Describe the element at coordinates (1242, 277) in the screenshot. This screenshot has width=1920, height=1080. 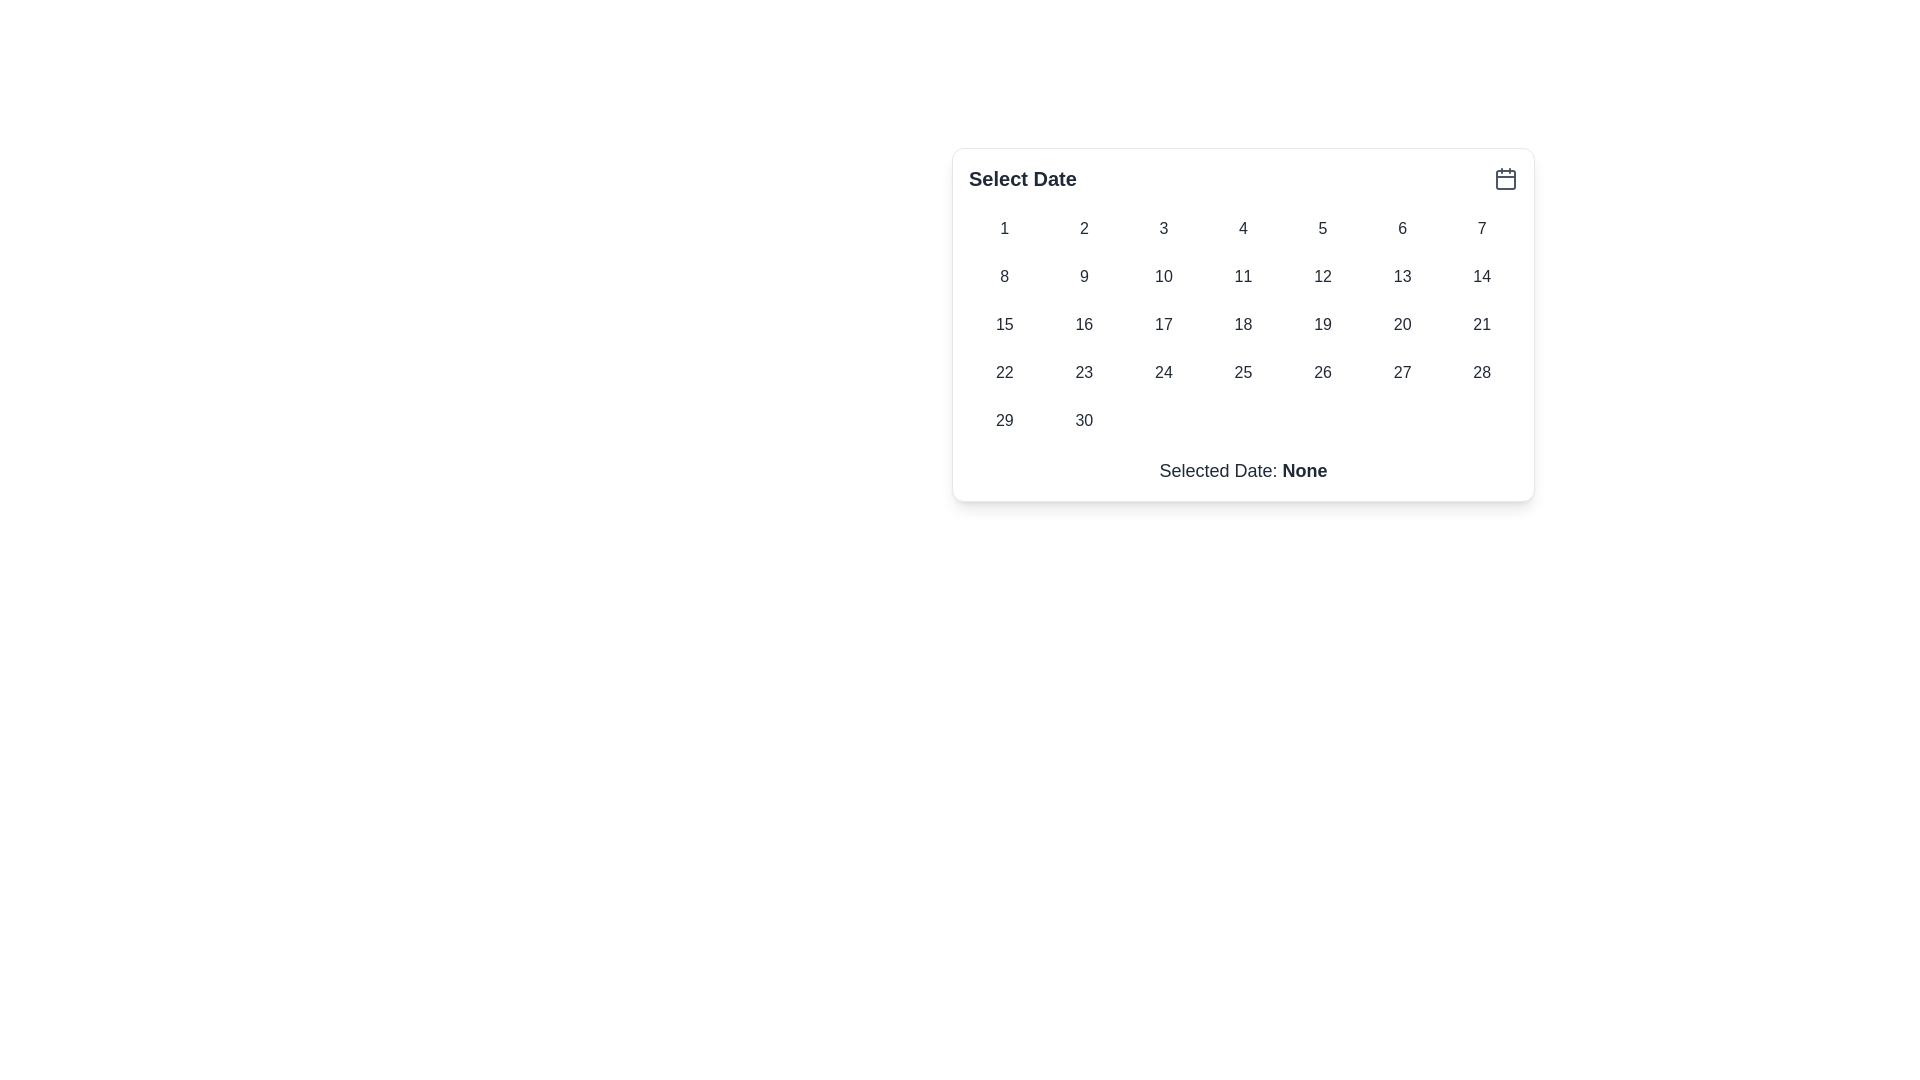
I see `the rounded rectangular button displaying the number '11'` at that location.